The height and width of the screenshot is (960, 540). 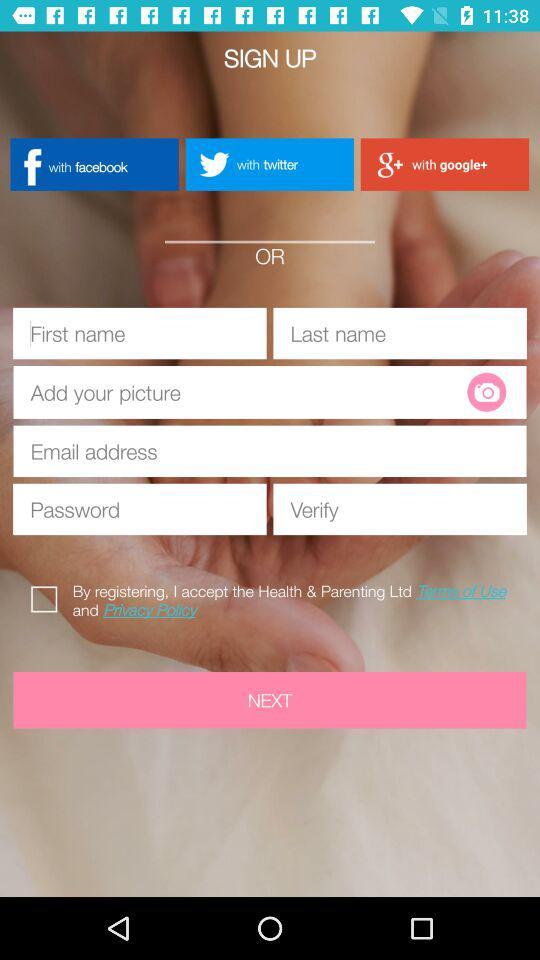 What do you see at coordinates (48, 596) in the screenshot?
I see `accept terms` at bounding box center [48, 596].